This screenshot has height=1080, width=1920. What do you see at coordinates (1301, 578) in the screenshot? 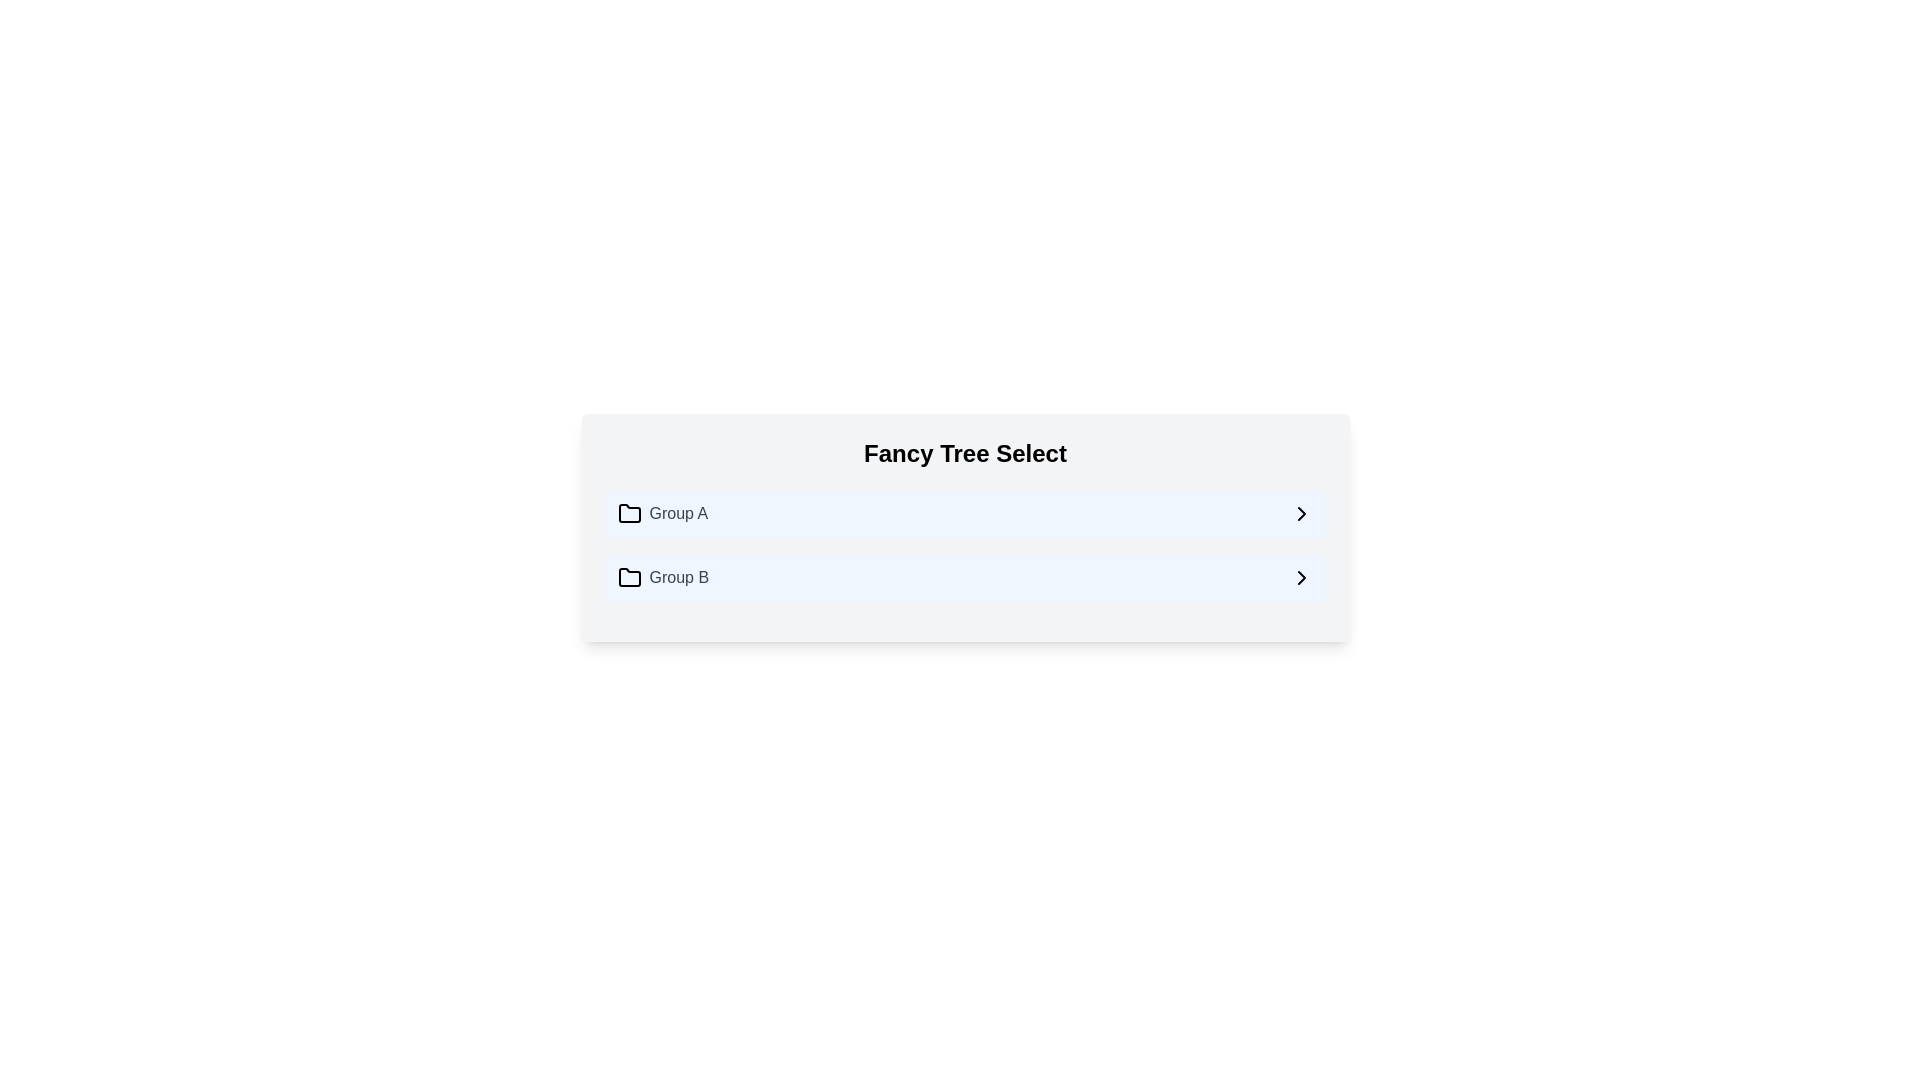
I see `the chevron icon located to the far right of the 'Group B' list item` at bounding box center [1301, 578].